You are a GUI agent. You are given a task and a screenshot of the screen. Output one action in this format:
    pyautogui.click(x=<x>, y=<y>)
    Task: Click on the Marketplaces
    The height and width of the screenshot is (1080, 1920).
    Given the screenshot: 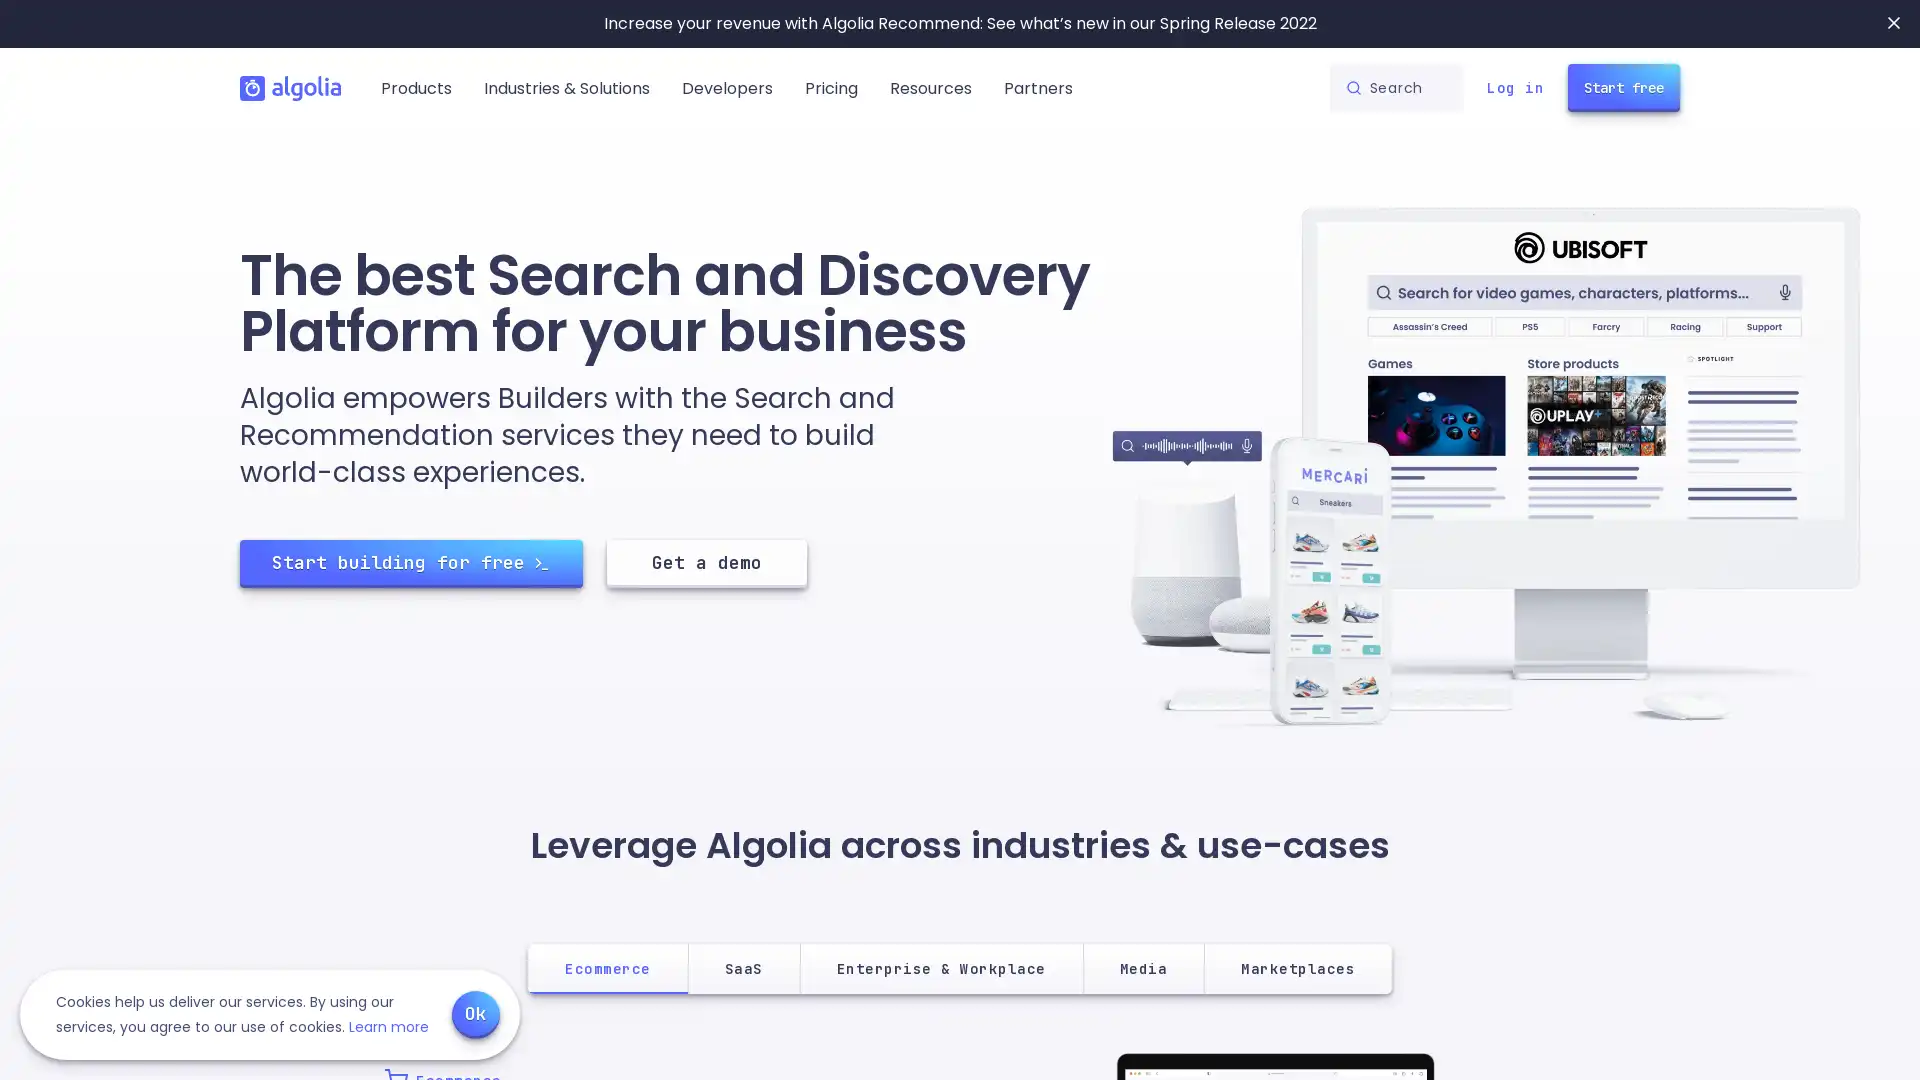 What is the action you would take?
    pyautogui.click(x=1297, y=967)
    